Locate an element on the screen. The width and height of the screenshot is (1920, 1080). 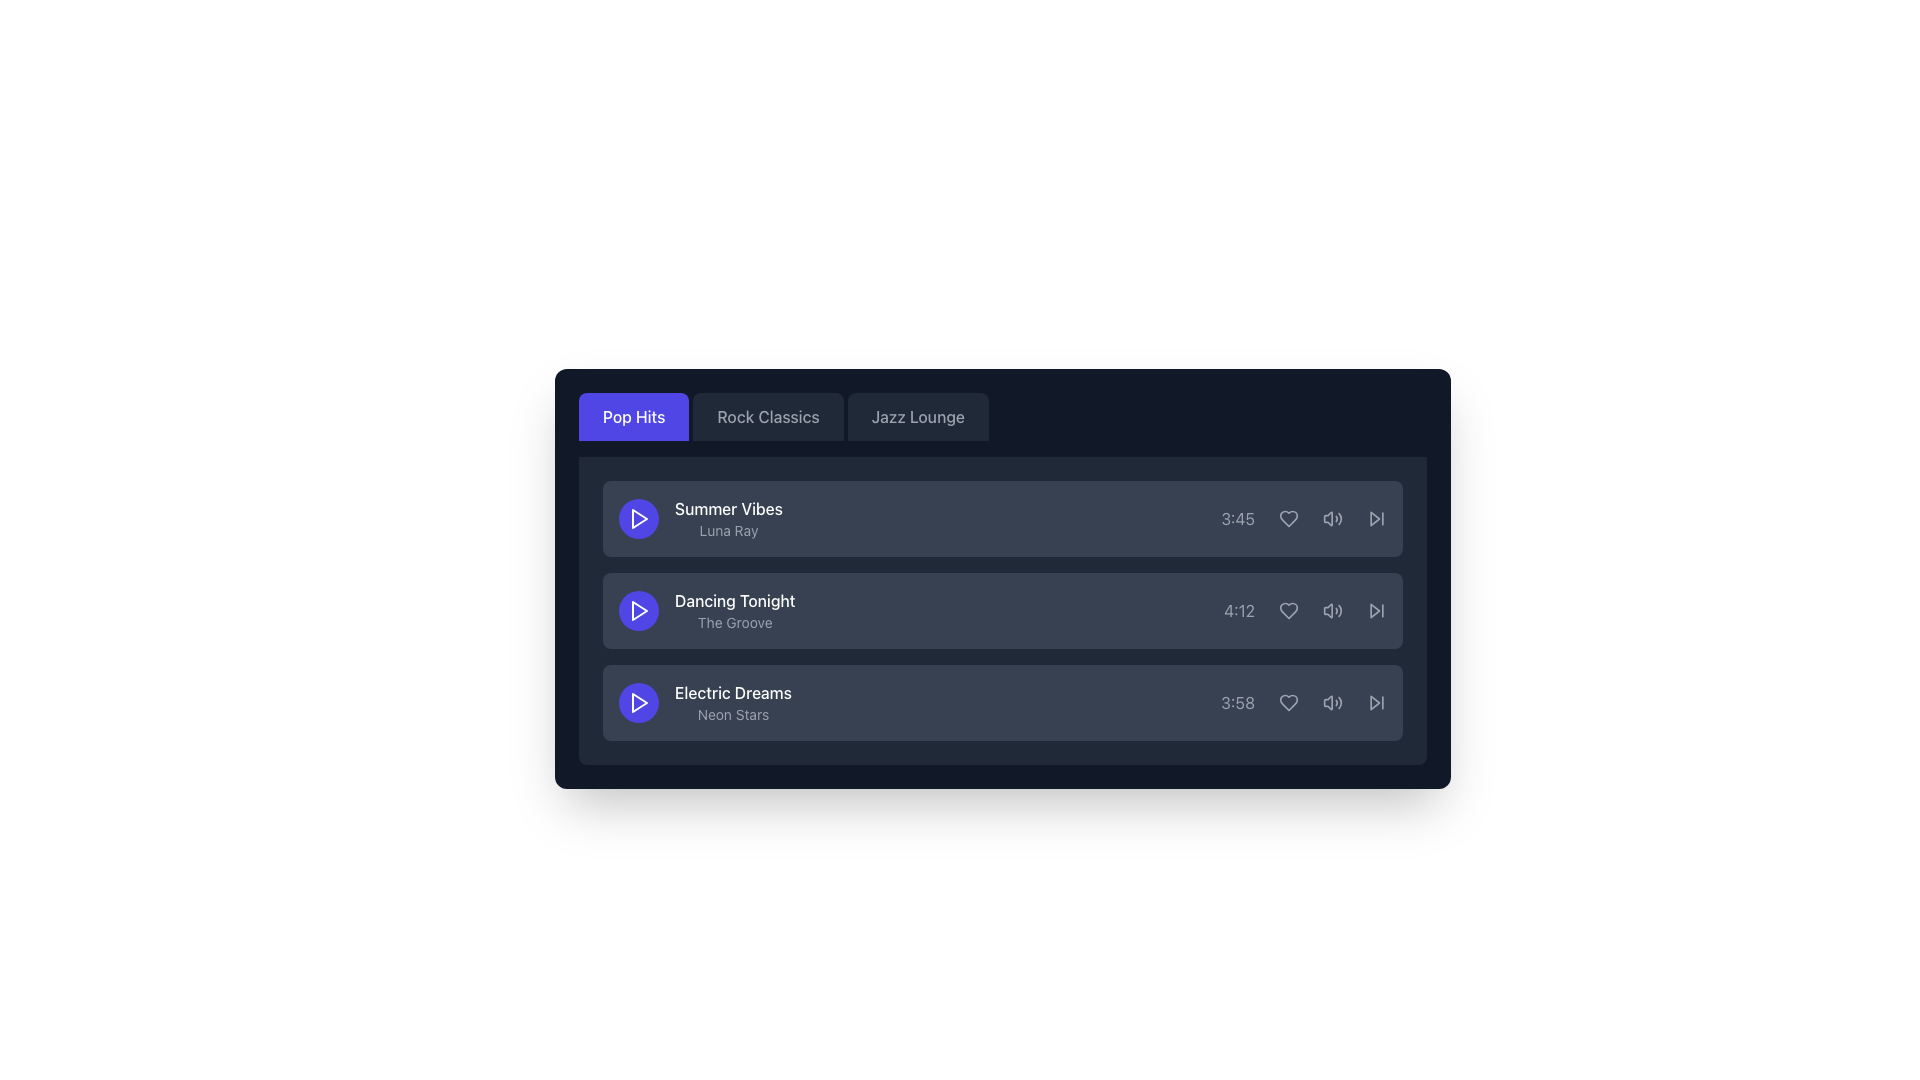
text content of the subtitle label located below 'Dancing Tonight' in the second row of the content list, which serves as additional information about the performer or related group is located at coordinates (734, 622).